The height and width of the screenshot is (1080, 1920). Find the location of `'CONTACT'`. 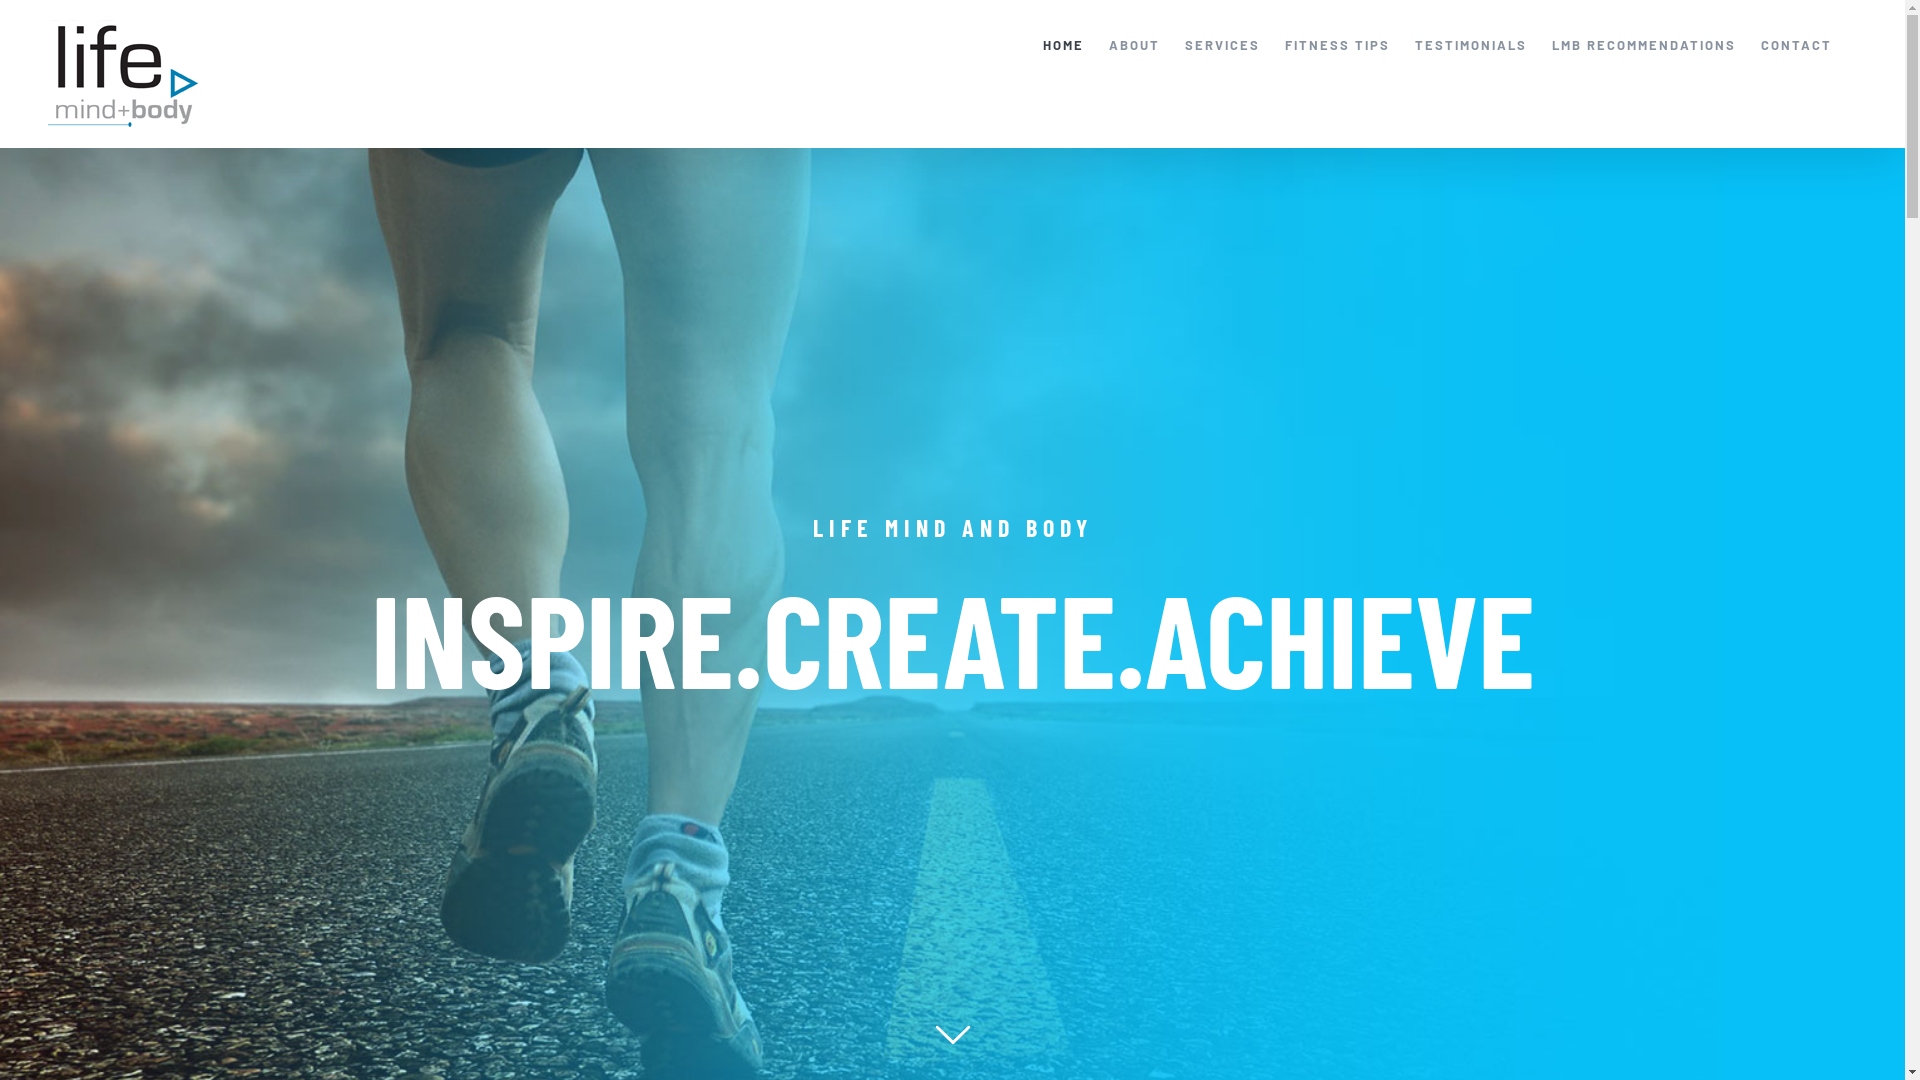

'CONTACT' is located at coordinates (1796, 45).